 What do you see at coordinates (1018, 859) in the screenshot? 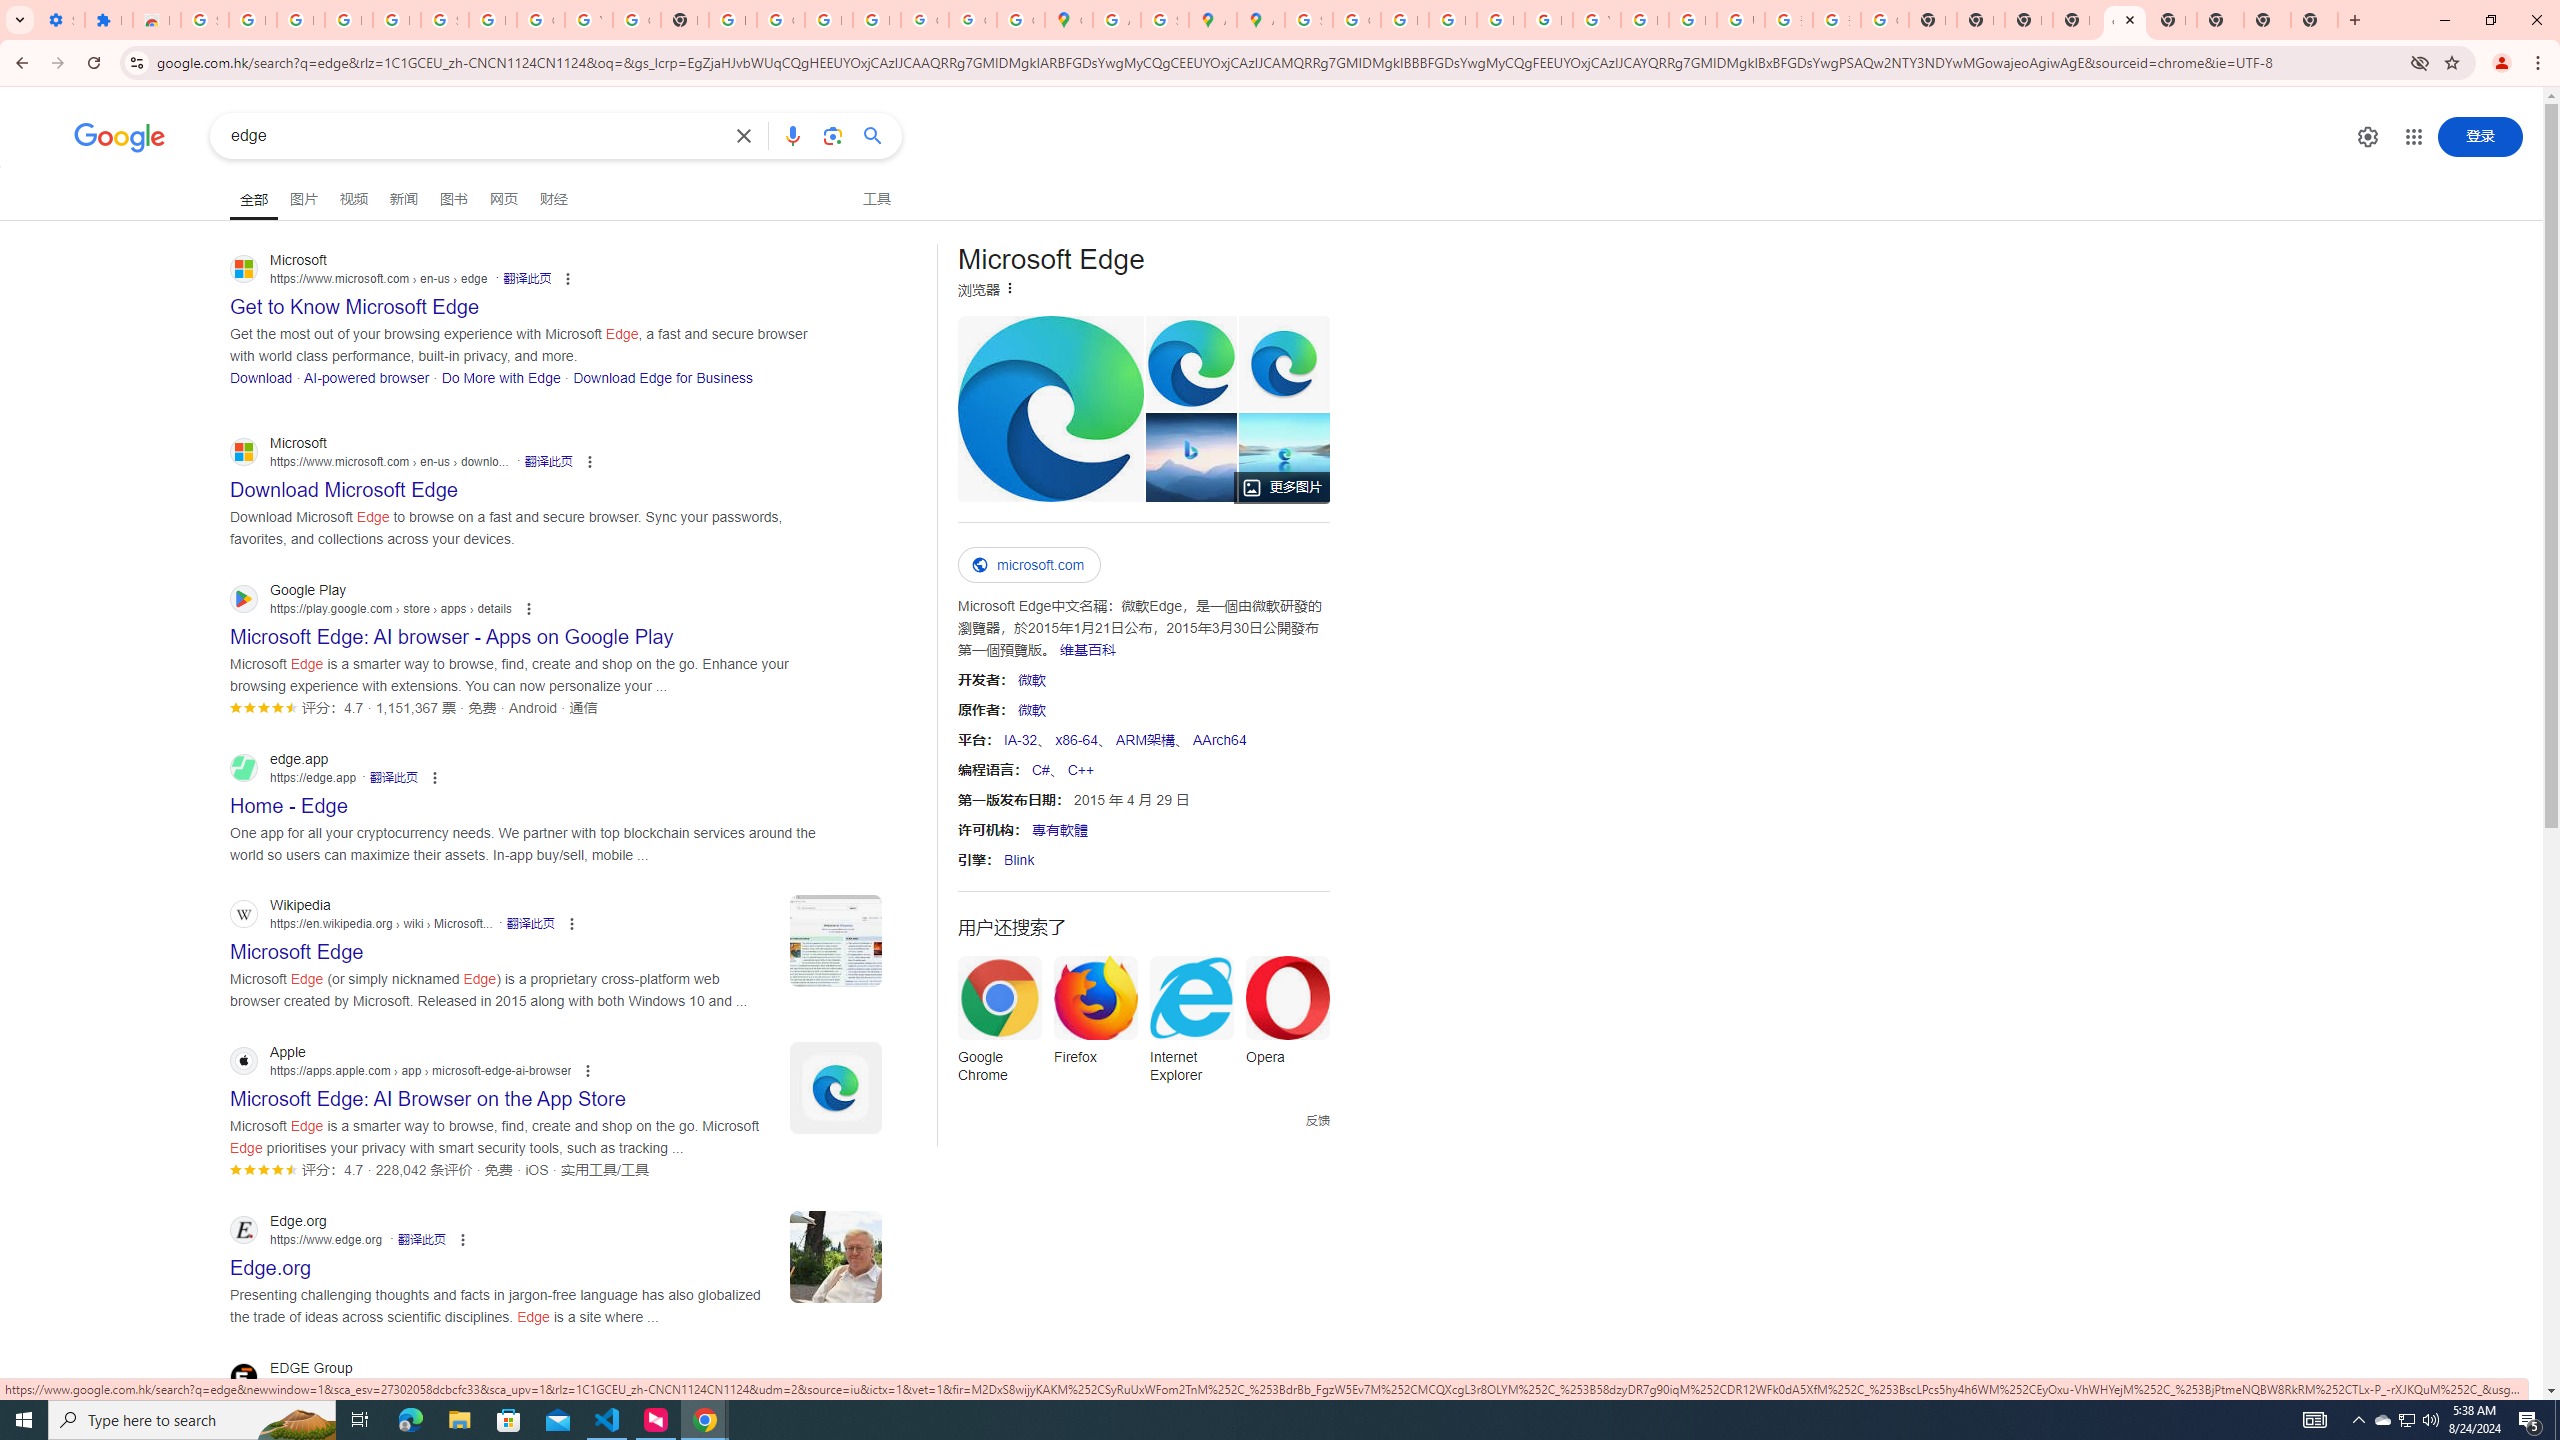
I see `'Blink'` at bounding box center [1018, 859].